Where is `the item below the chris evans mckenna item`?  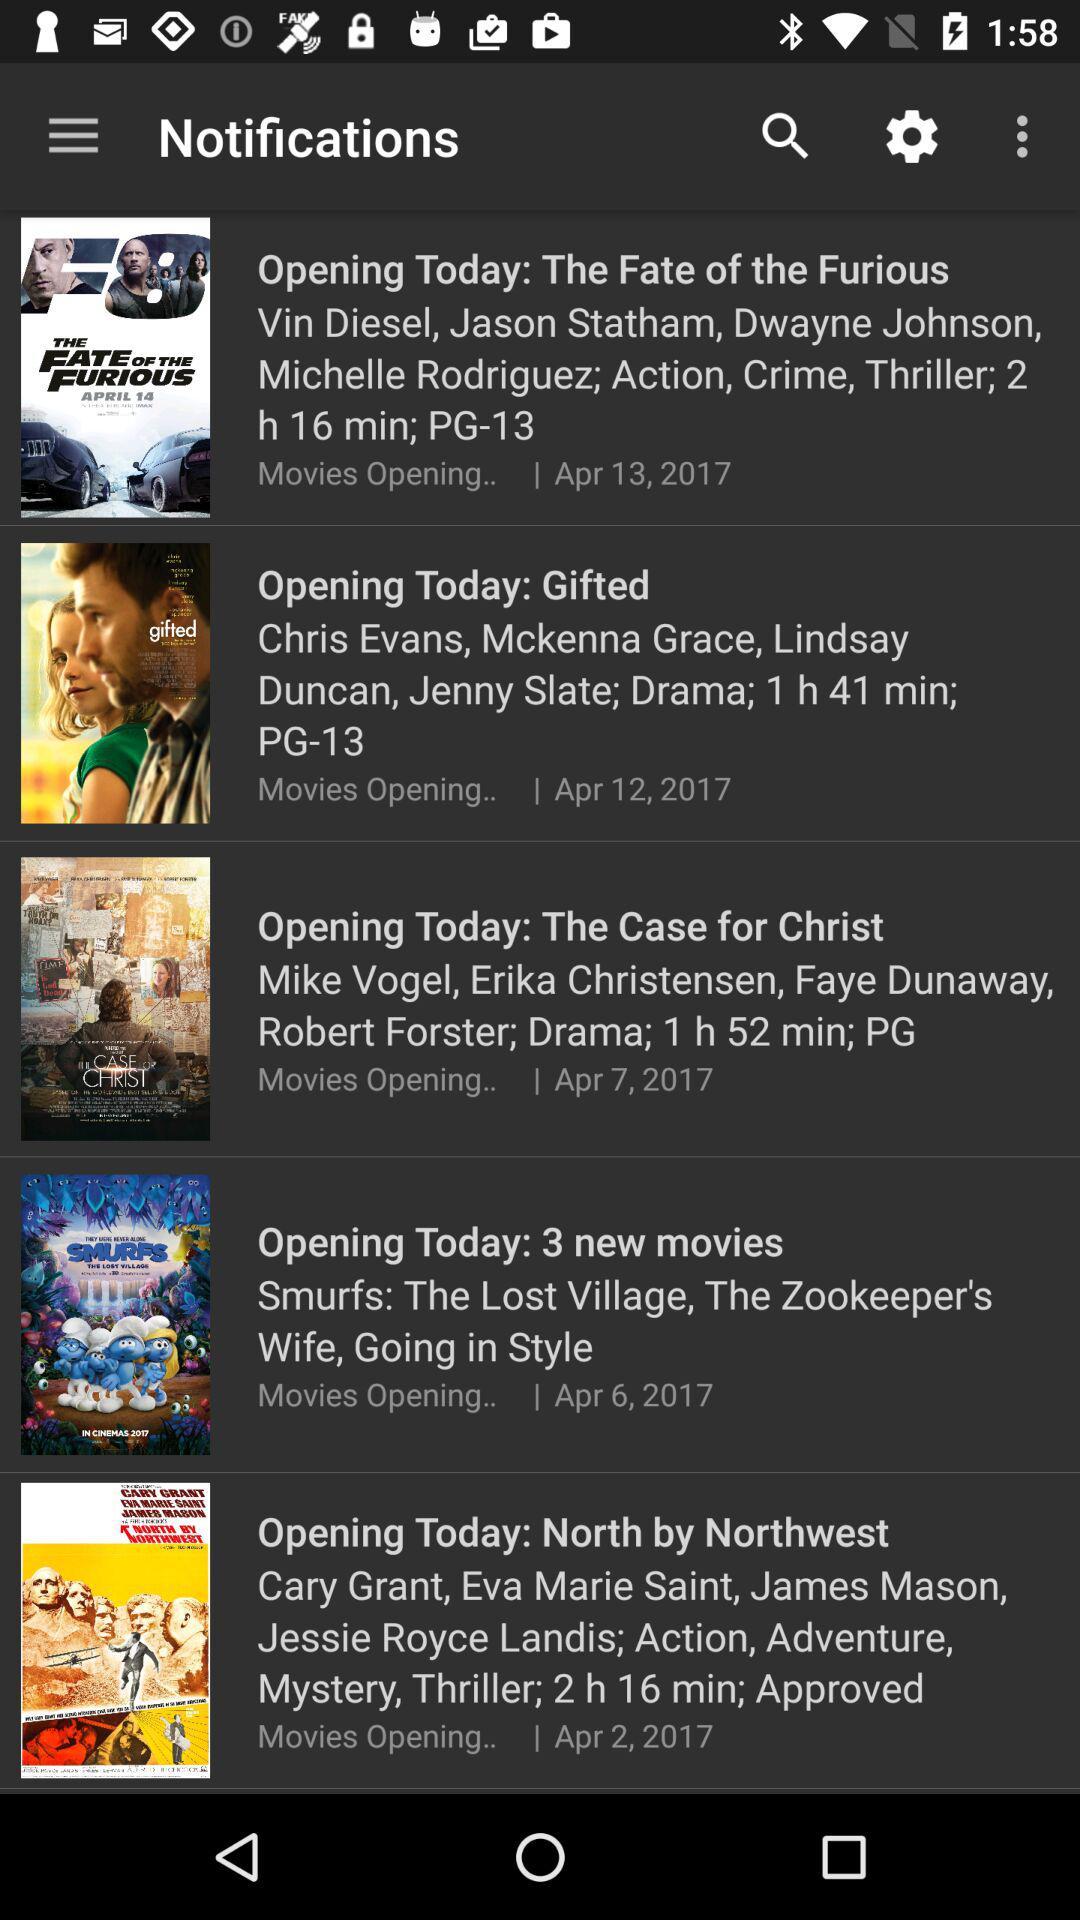 the item below the chris evans mckenna item is located at coordinates (535, 786).